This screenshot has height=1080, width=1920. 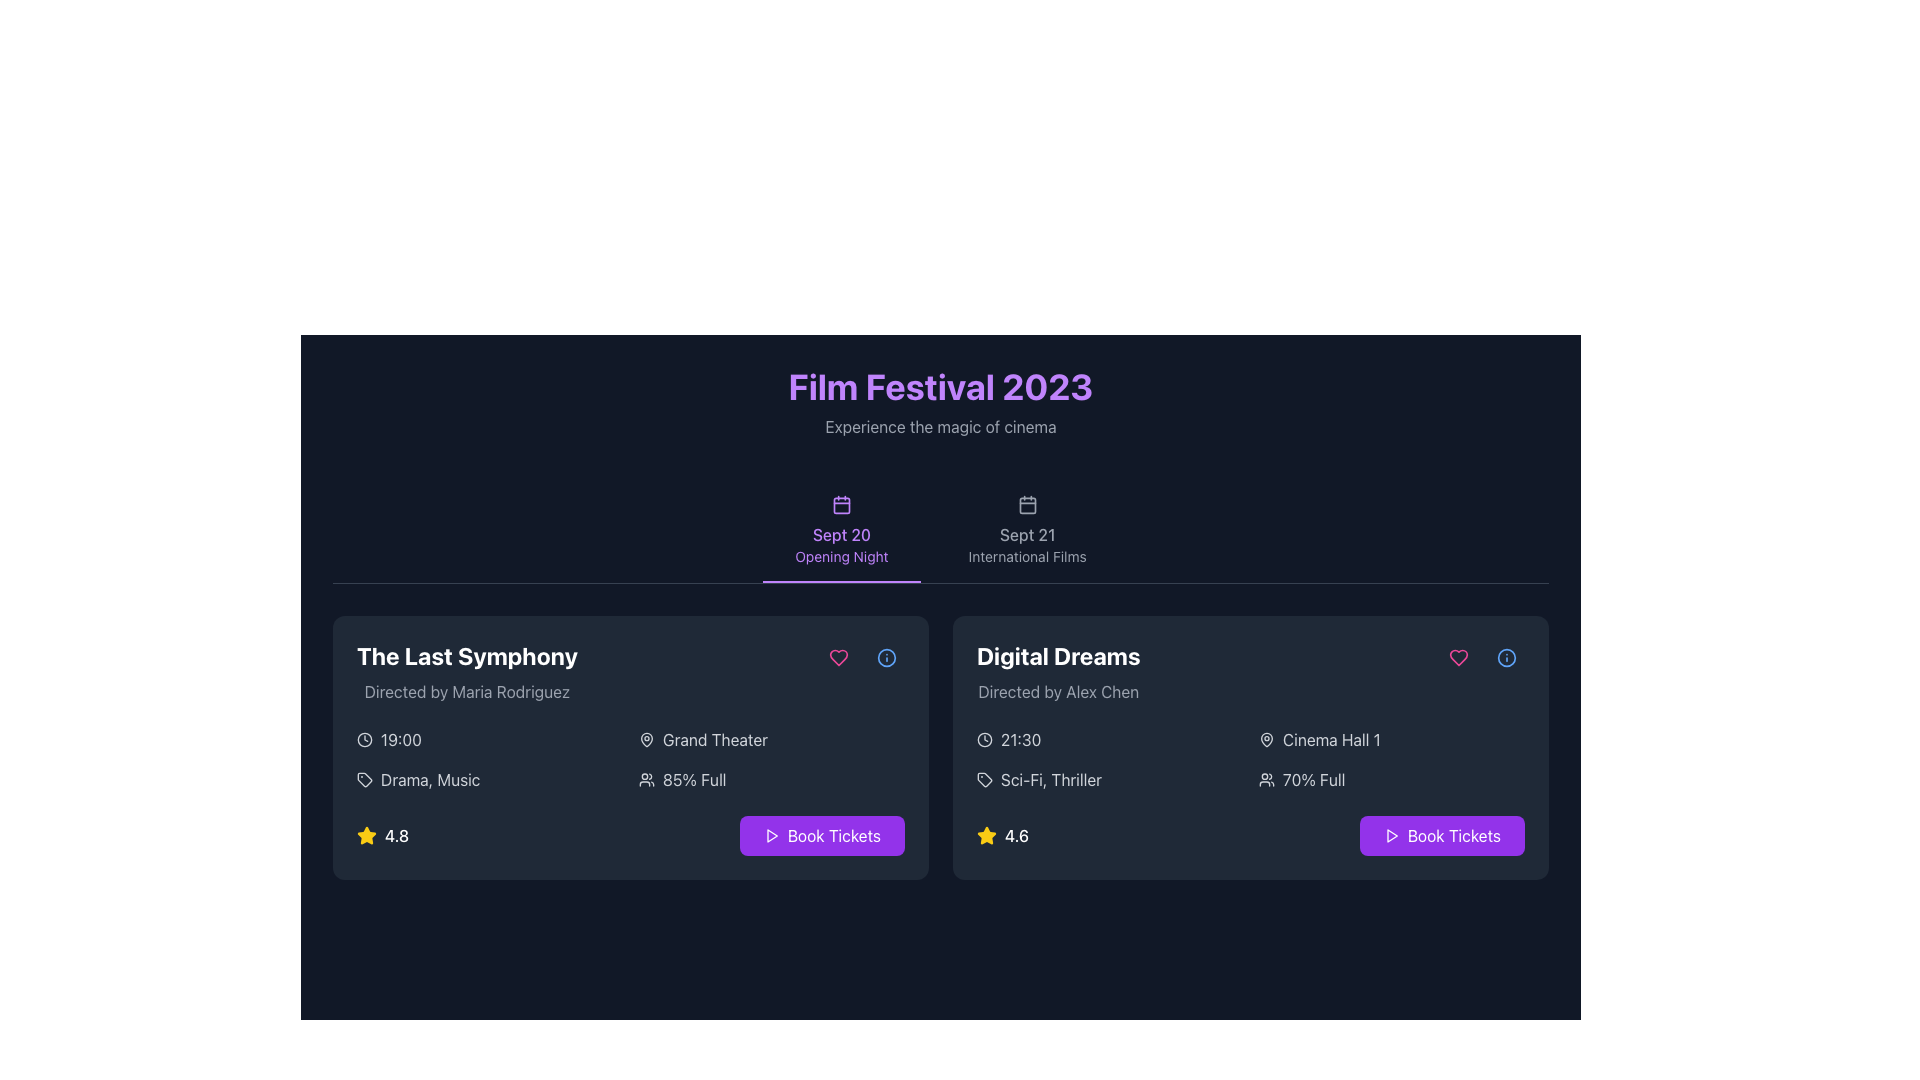 I want to click on the information icon button located in the top-right corner of the right information card under the 'Digital Dreams' header, so click(x=1507, y=658).